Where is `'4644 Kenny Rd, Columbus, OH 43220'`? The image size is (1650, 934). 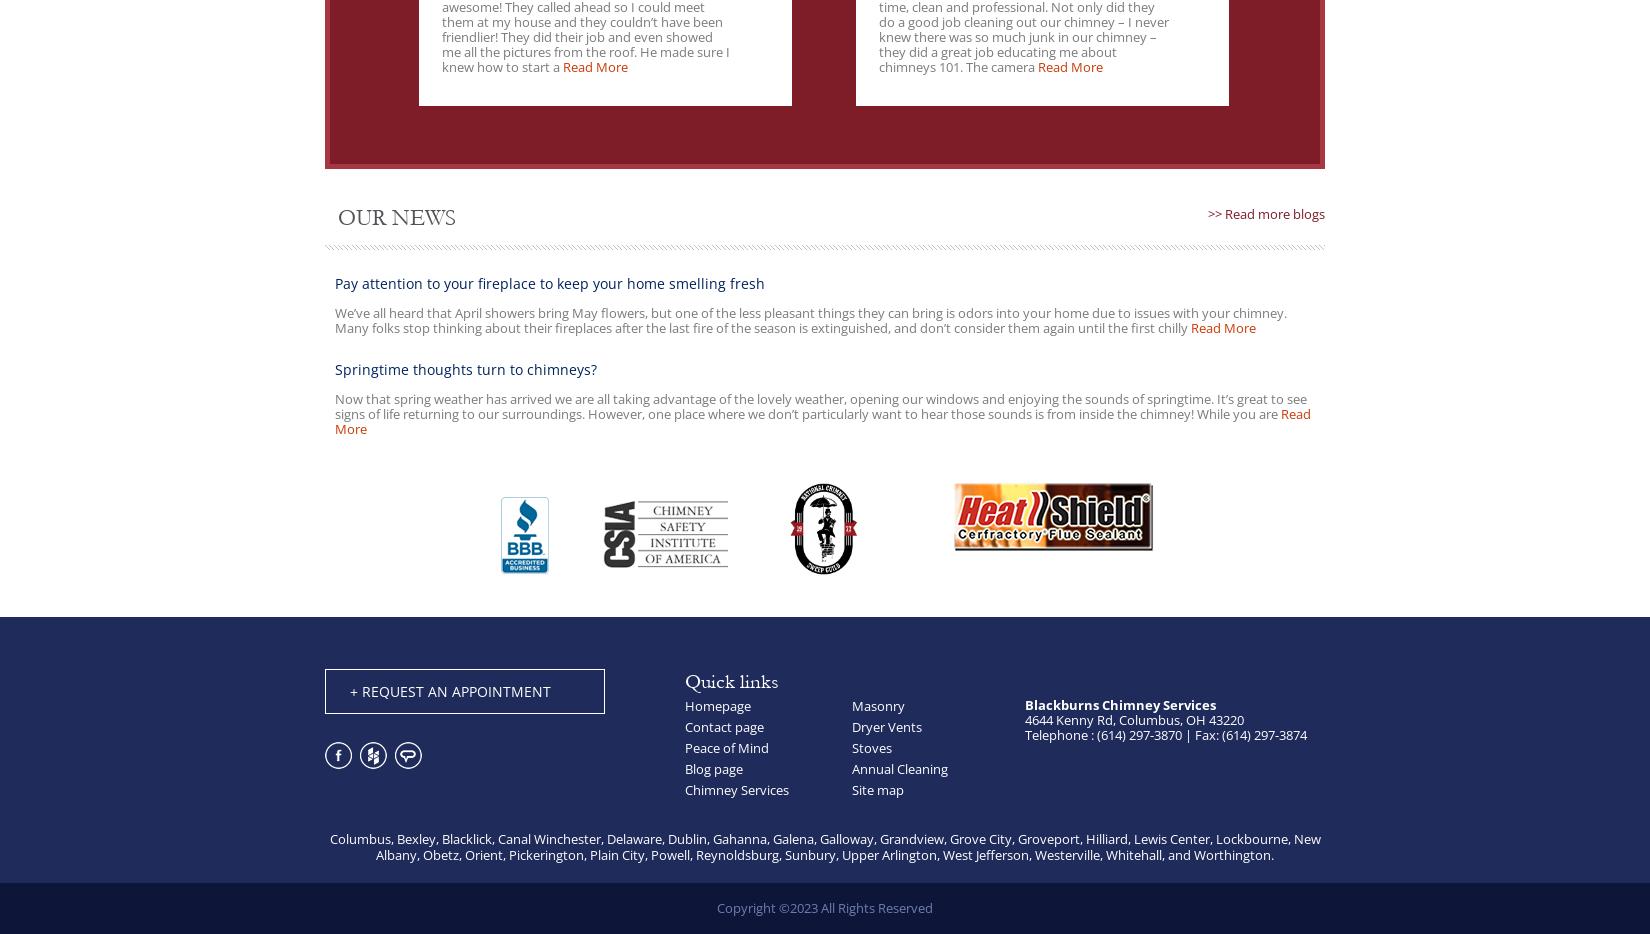
'4644 Kenny Rd, Columbus, OH 43220' is located at coordinates (1134, 720).